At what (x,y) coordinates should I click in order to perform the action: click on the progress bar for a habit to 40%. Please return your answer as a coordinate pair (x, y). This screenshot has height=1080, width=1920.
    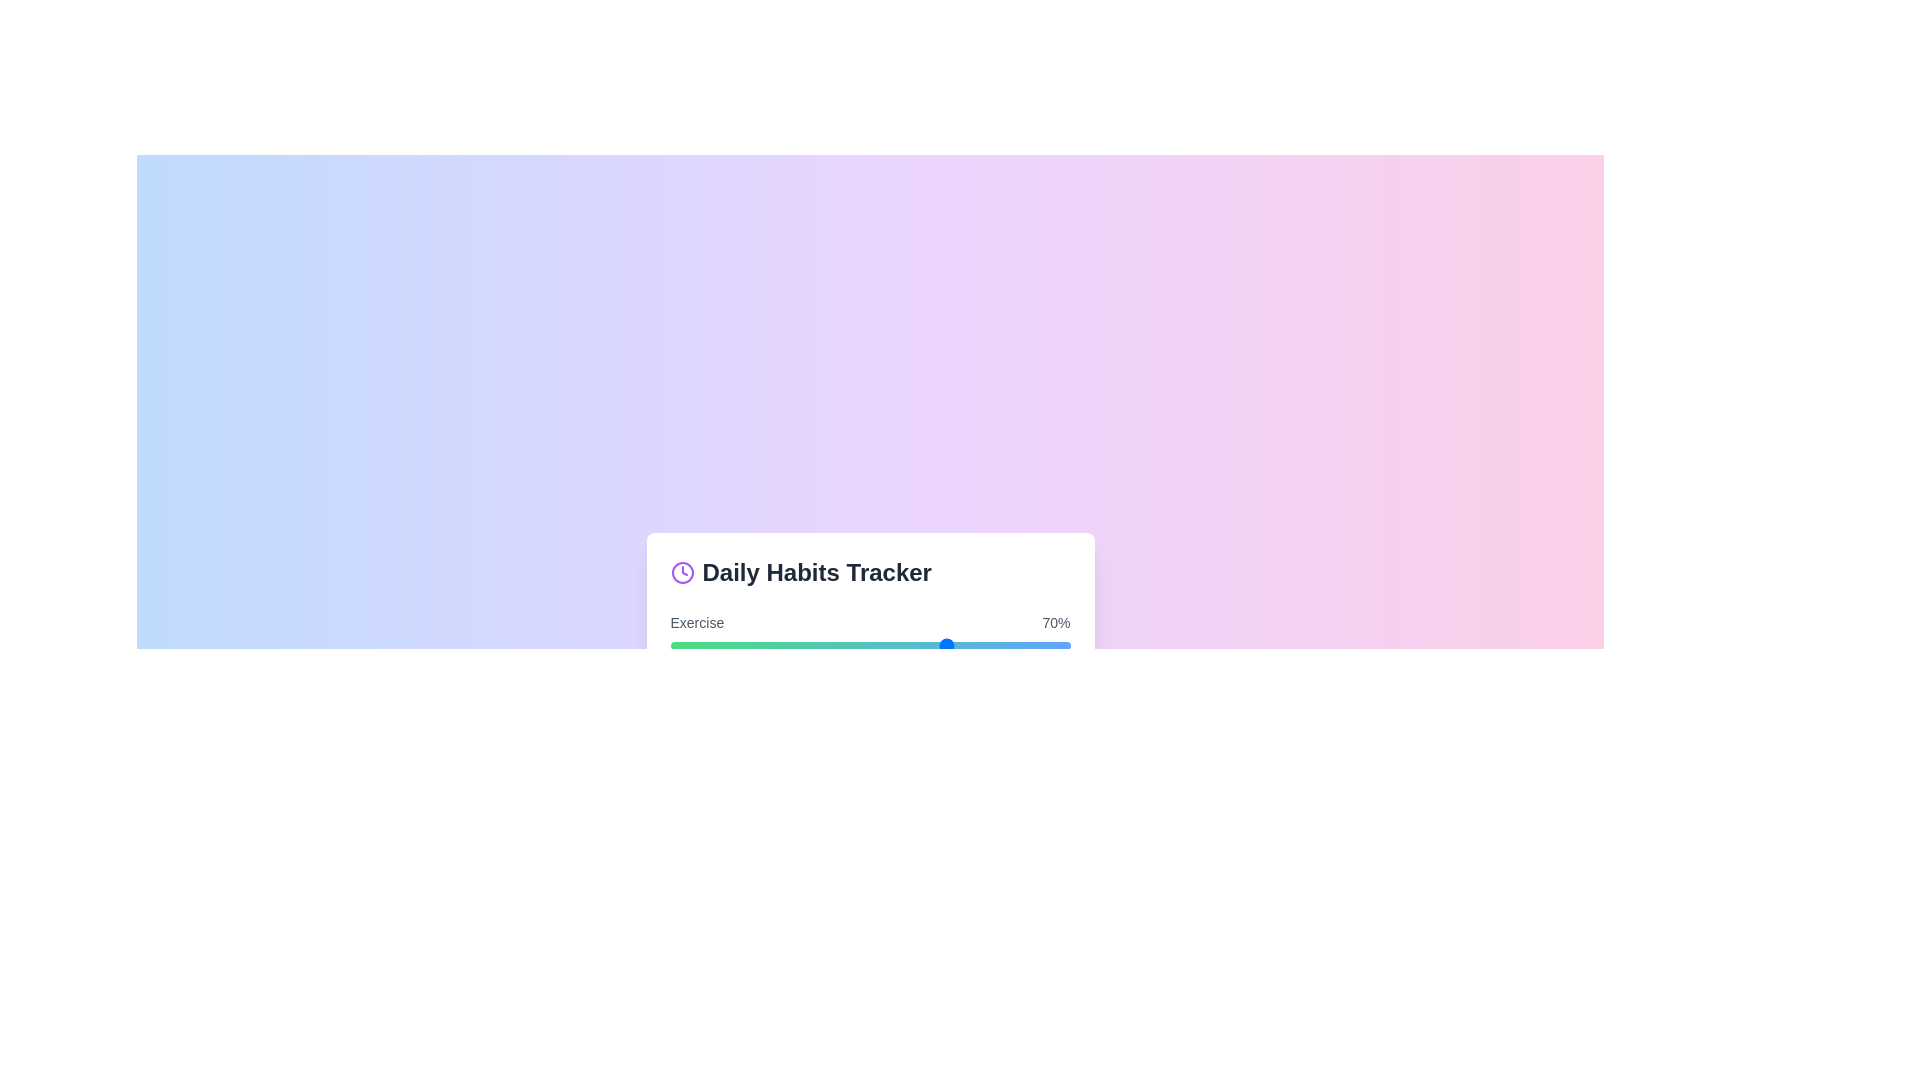
    Looking at the image, I should click on (830, 645).